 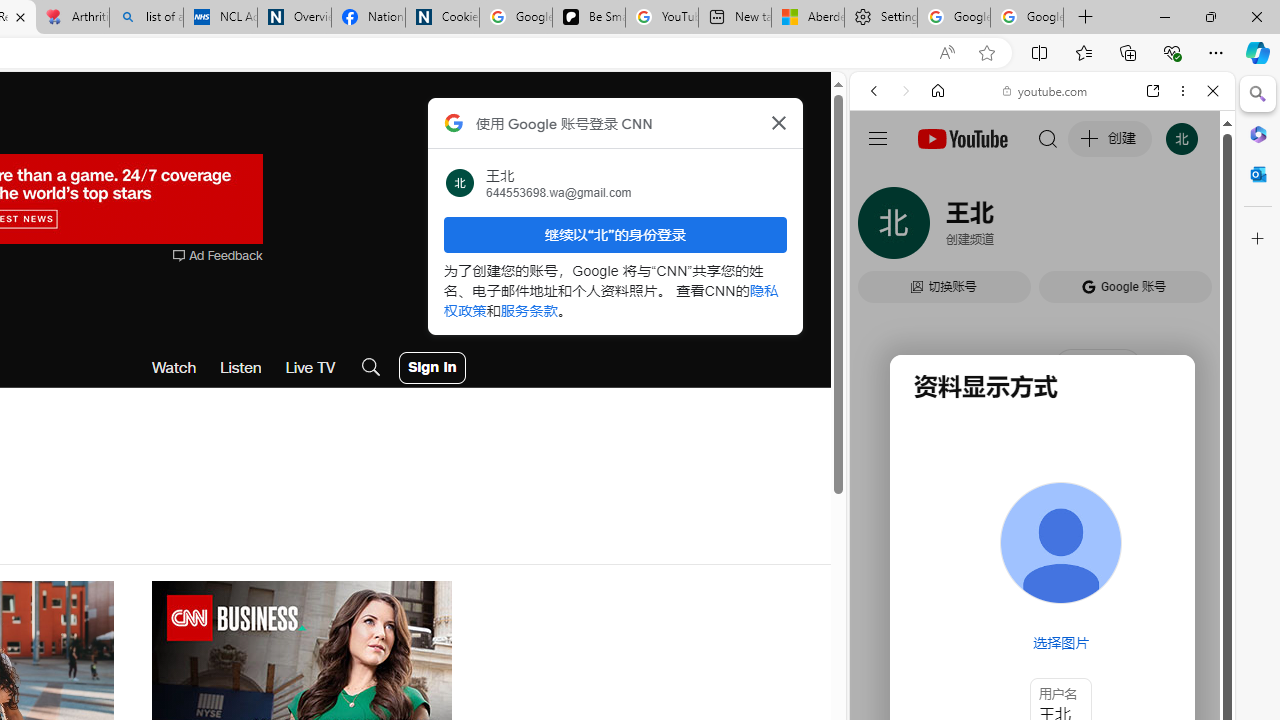 What do you see at coordinates (1006, 658) in the screenshot?
I see `'Search videos from youtube.com'` at bounding box center [1006, 658].